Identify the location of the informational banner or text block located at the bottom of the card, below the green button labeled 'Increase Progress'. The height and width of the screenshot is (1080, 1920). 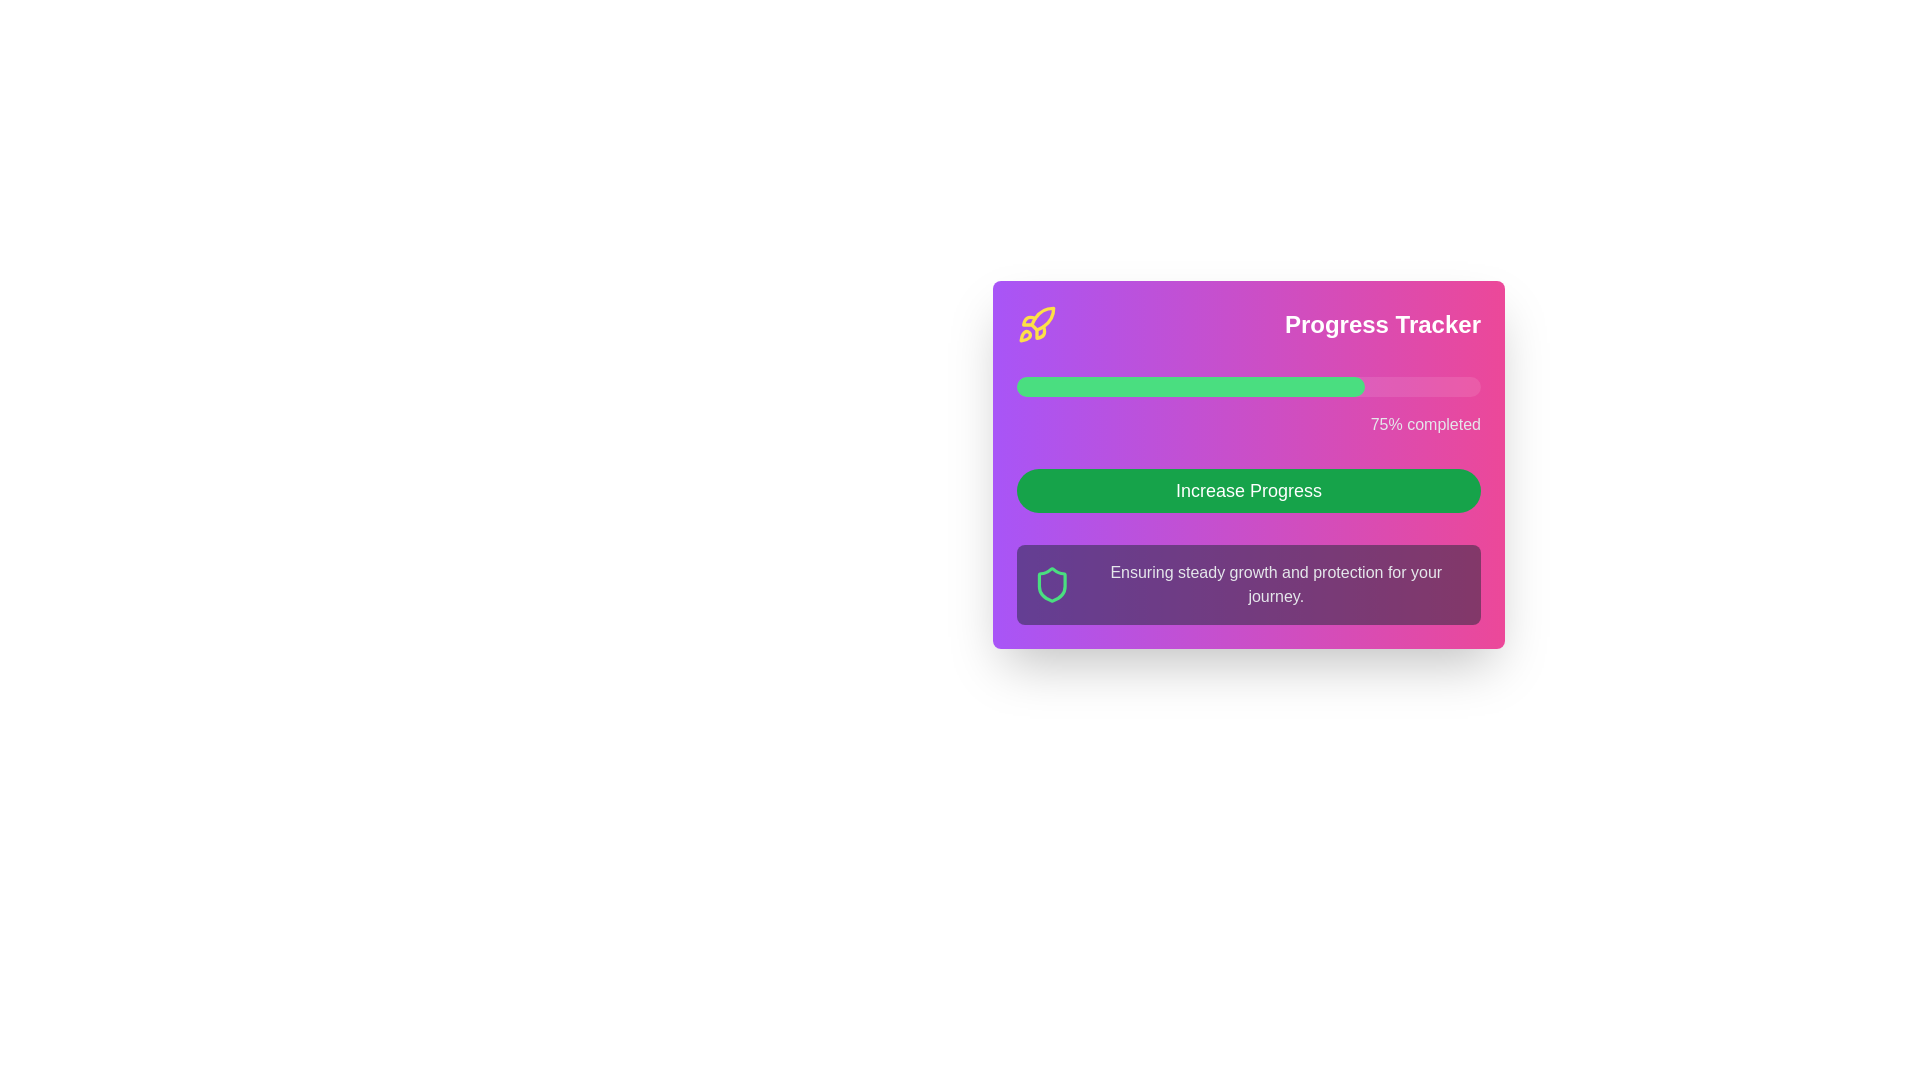
(1247, 585).